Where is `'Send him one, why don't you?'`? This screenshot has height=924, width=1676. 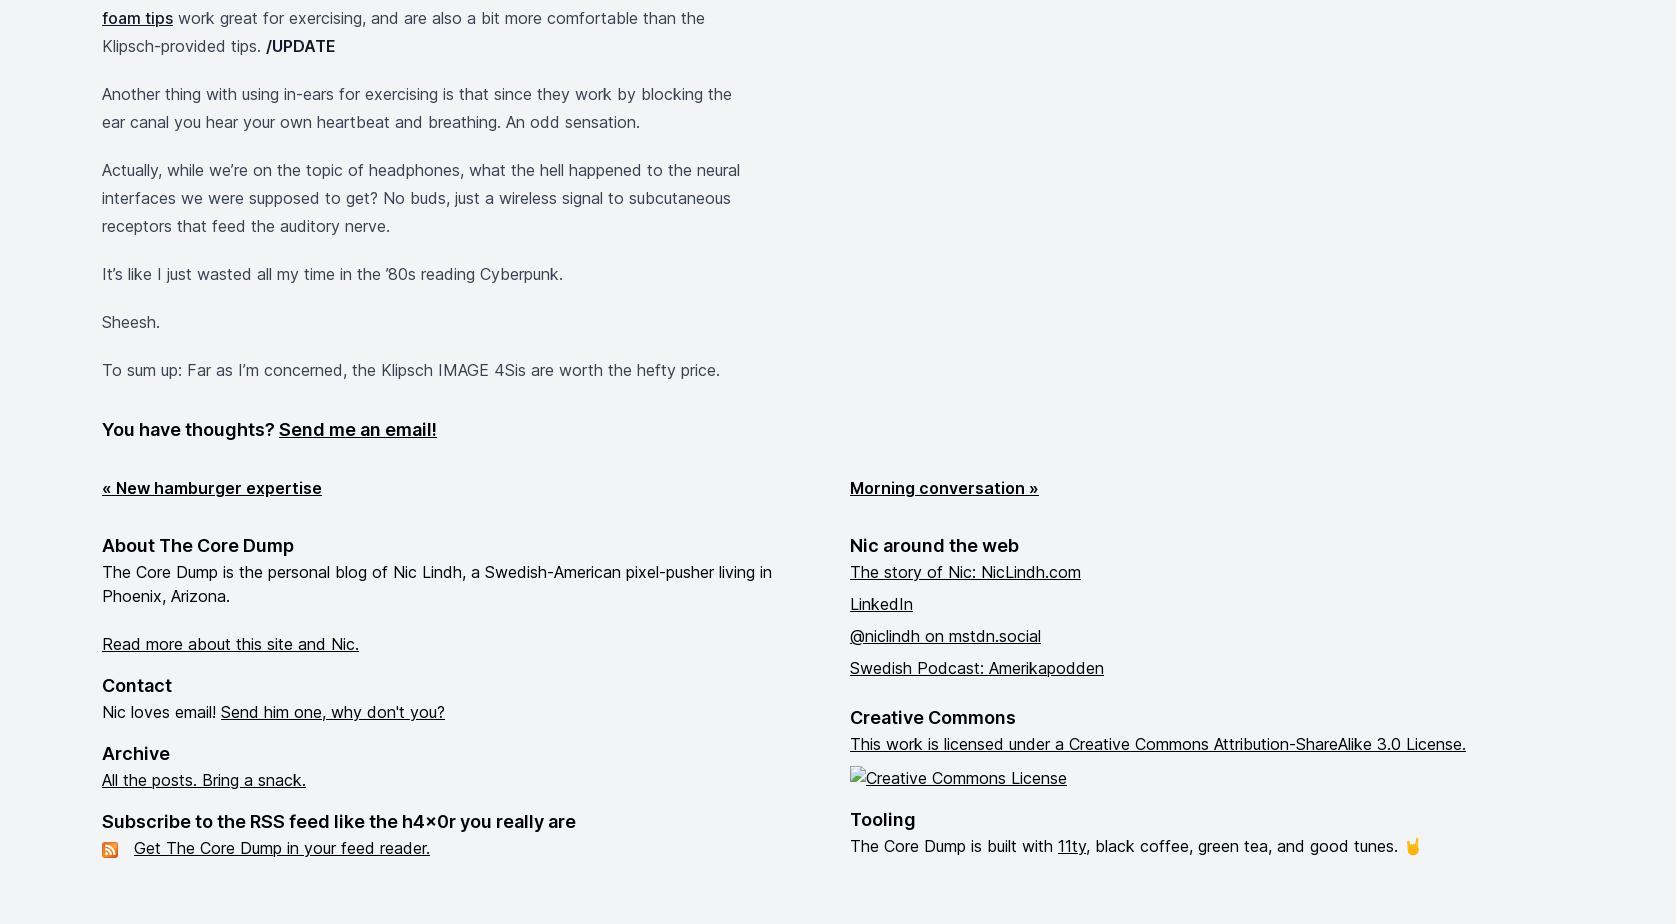 'Send him one, why don't you?' is located at coordinates (220, 712).